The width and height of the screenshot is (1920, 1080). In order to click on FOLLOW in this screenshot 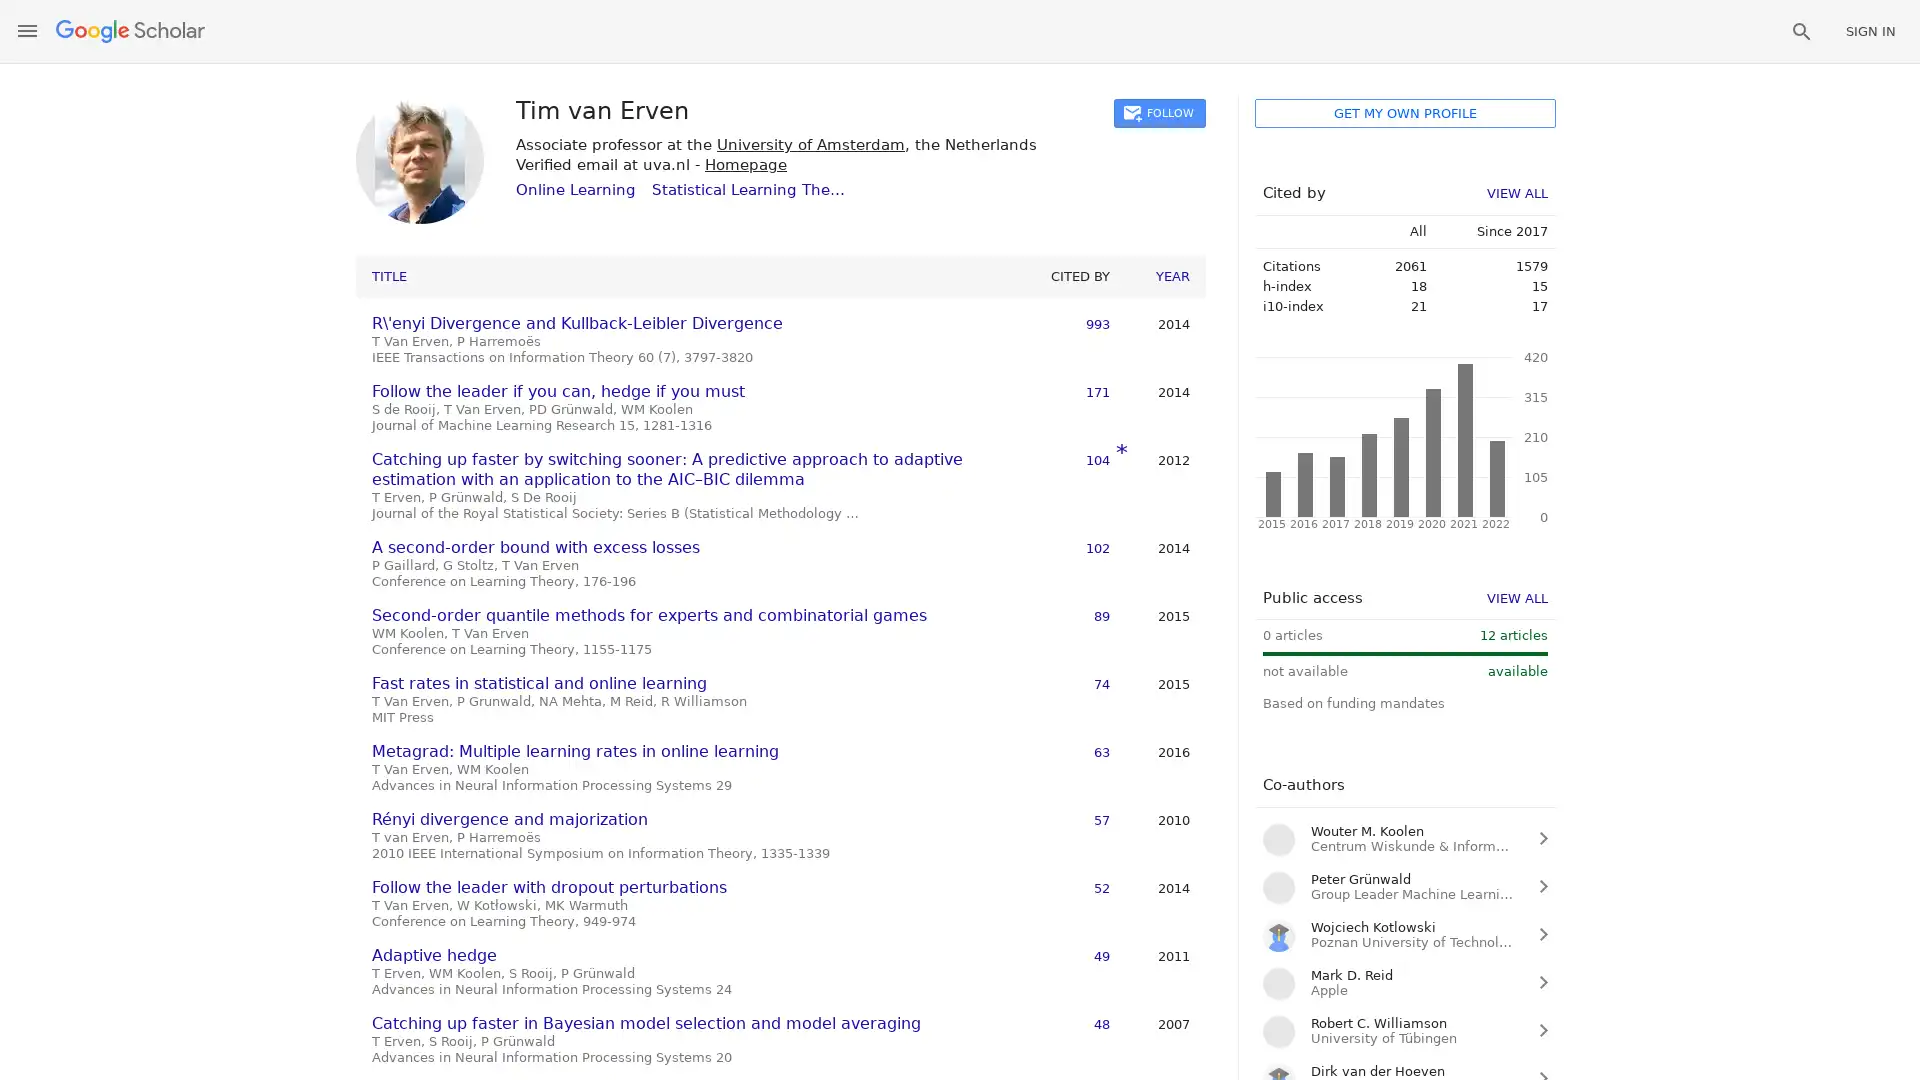, I will do `click(1160, 113)`.